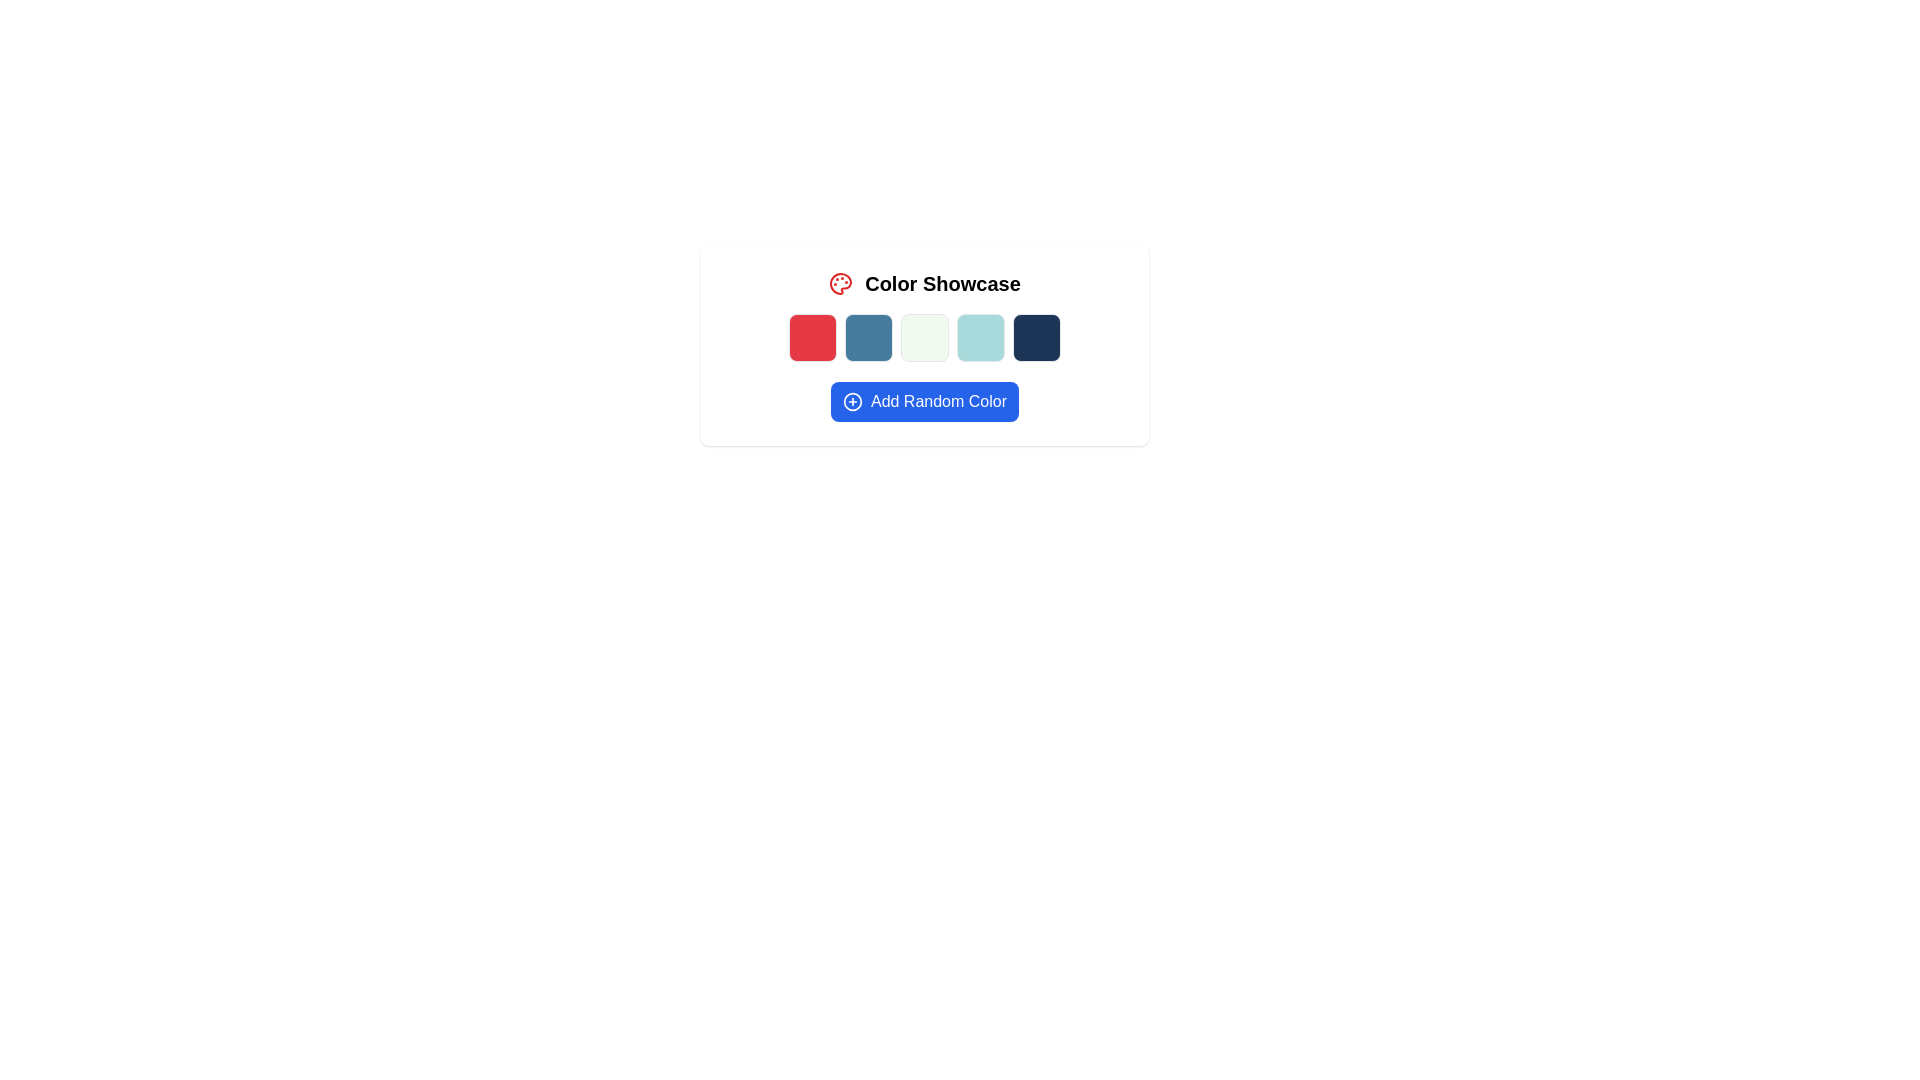  Describe the element at coordinates (841, 284) in the screenshot. I see `the decorative icon representing the theme of the content, positioned to the left of the text 'Color Showcase'` at that location.